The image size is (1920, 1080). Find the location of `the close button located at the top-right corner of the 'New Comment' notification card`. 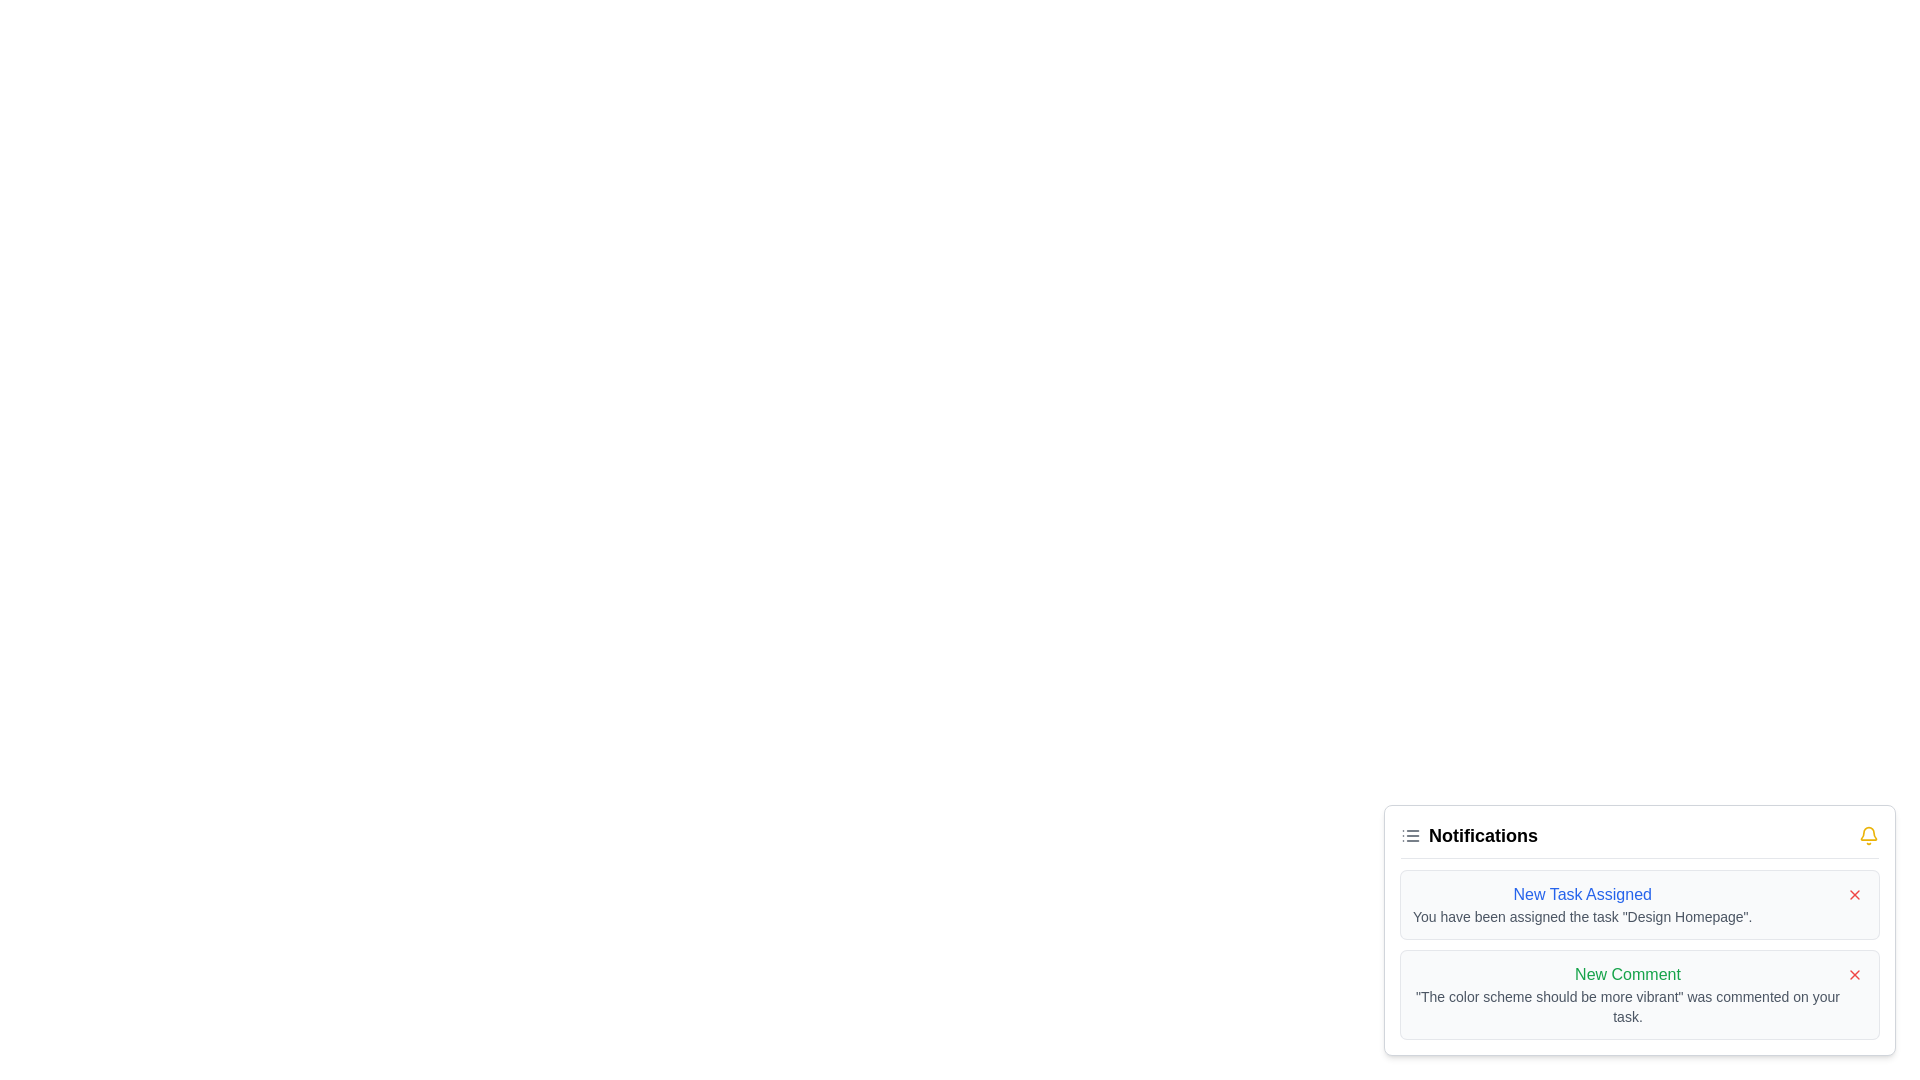

the close button located at the top-right corner of the 'New Comment' notification card is located at coordinates (1853, 974).